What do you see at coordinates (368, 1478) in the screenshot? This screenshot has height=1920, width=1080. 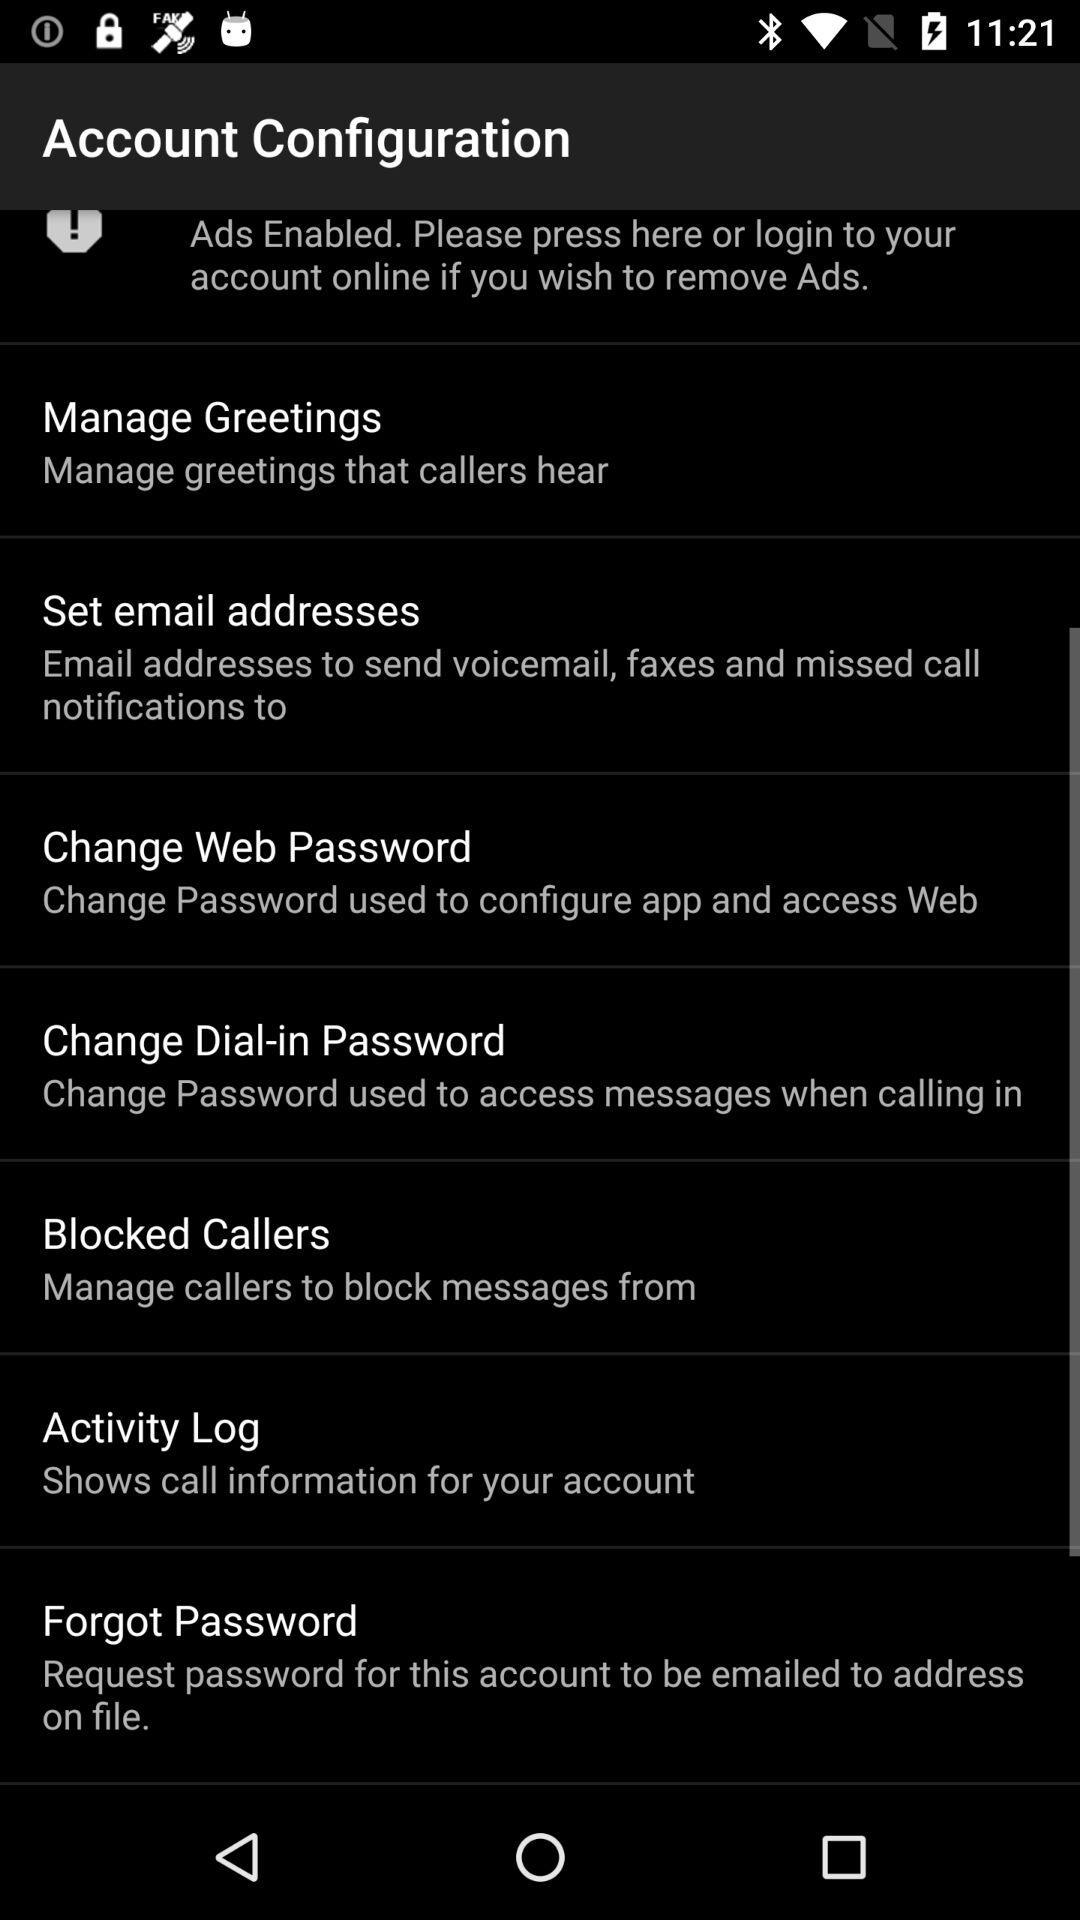 I see `the item below activity log icon` at bounding box center [368, 1478].